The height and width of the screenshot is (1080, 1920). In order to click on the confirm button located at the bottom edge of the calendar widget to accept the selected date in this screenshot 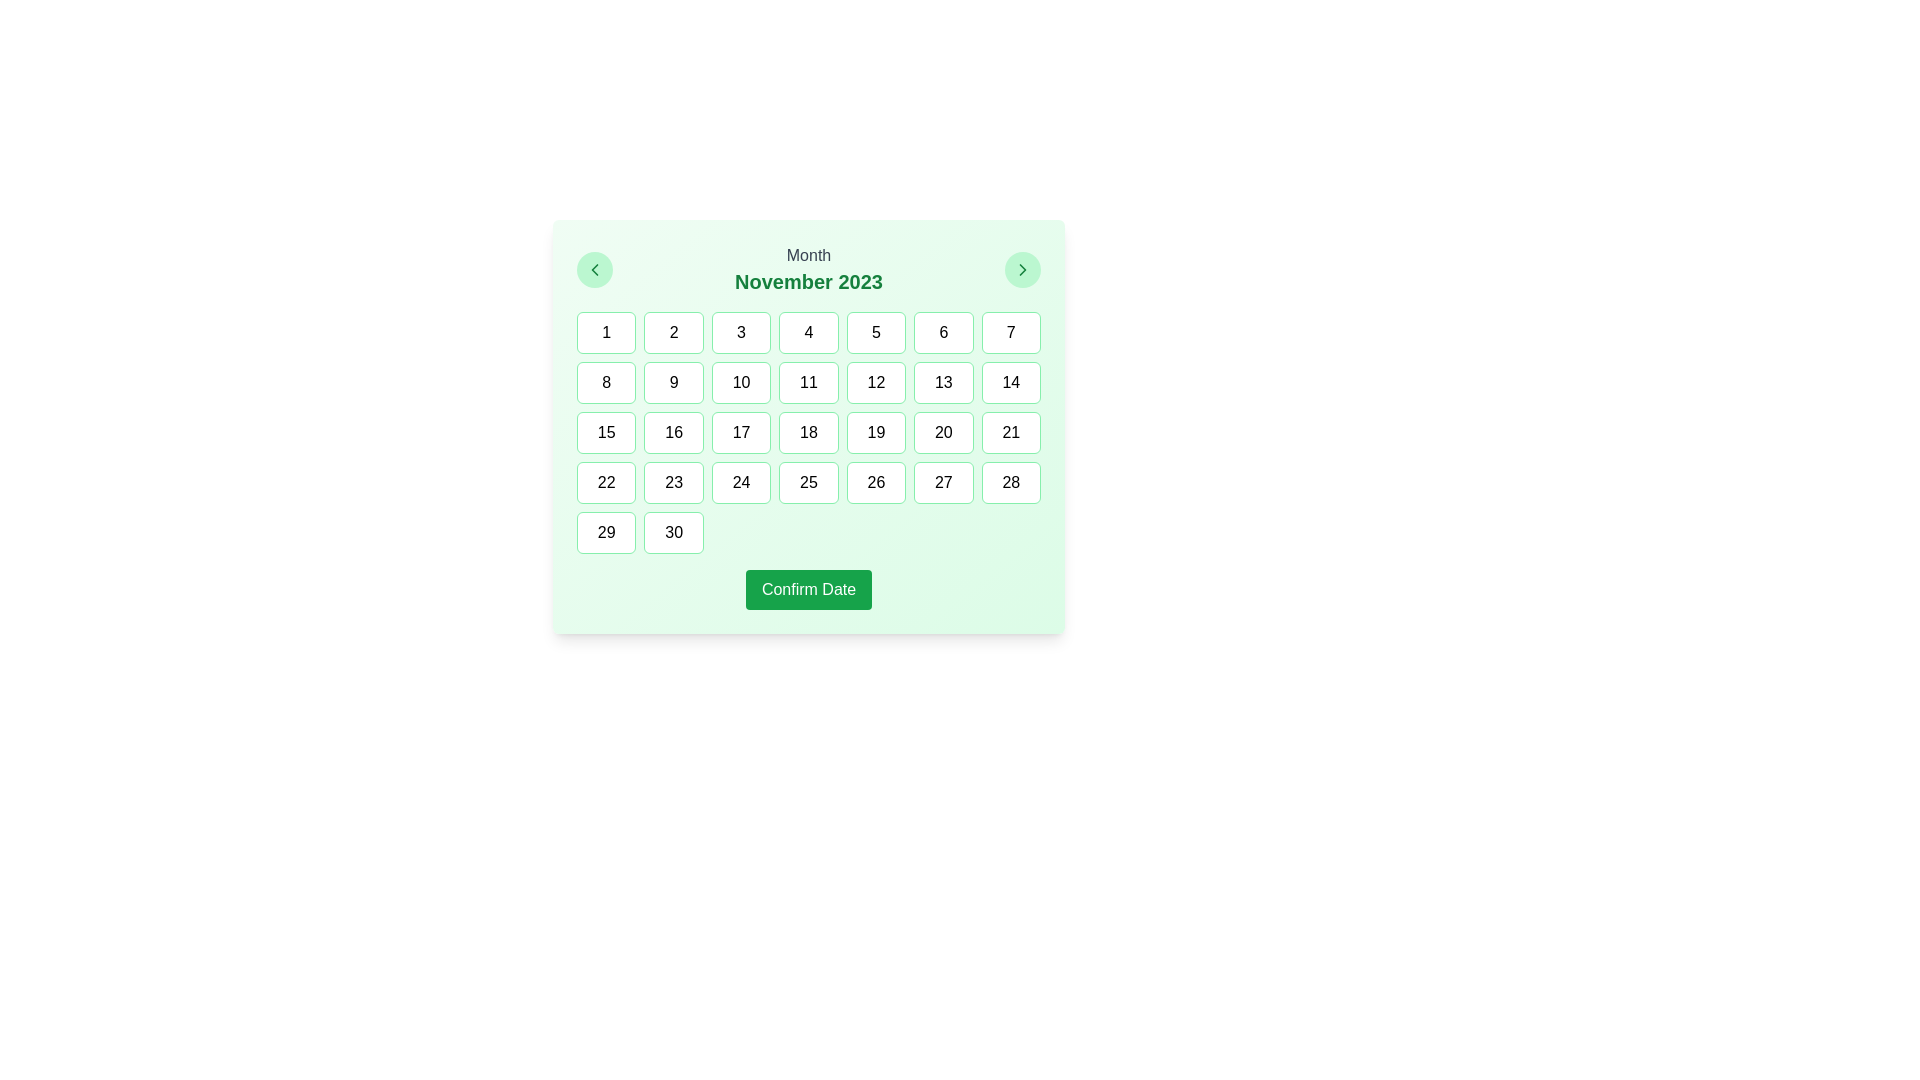, I will do `click(809, 589)`.